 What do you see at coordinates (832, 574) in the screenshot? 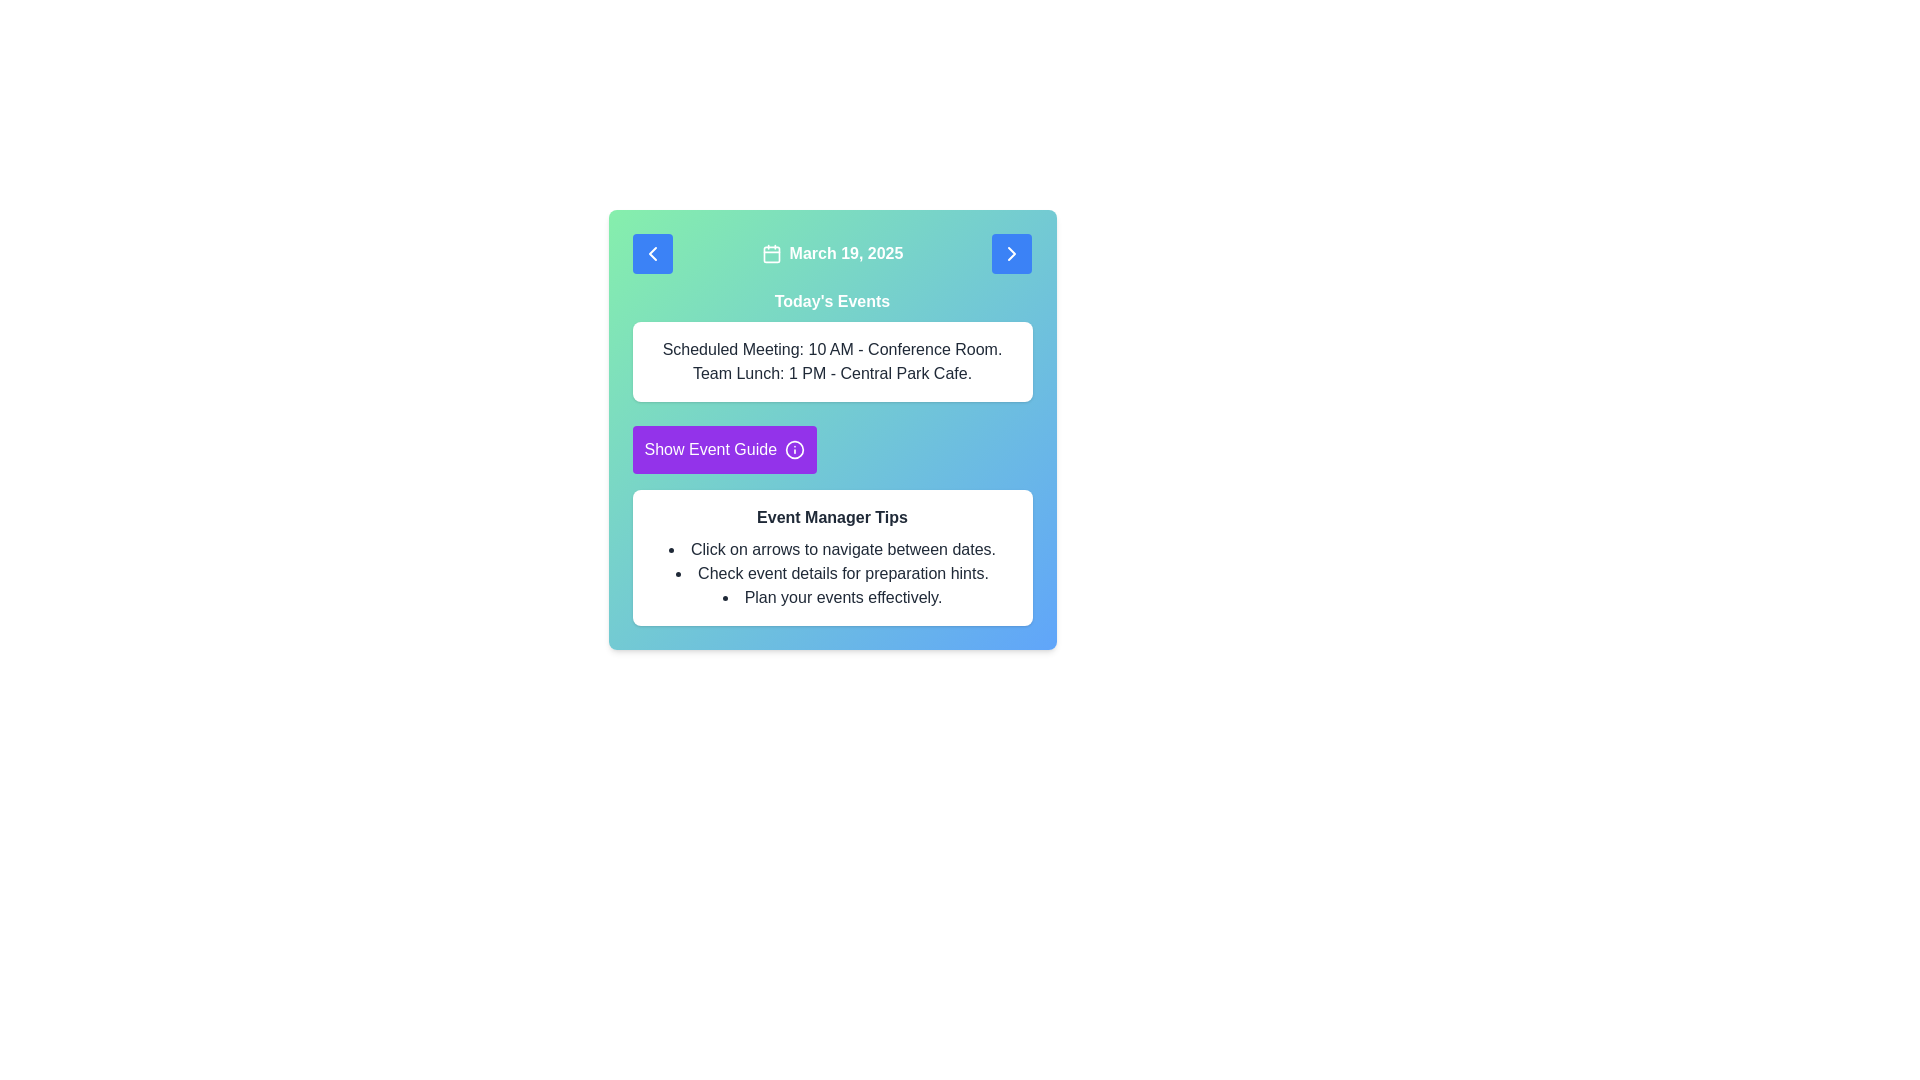
I see `text in the bulleted list titled 'Event Manager Tips' which contains three items: 'Click on arrows to navigate between dates.', 'Check event details for preparation hints.', and 'Plan your events effectively.'` at bounding box center [832, 574].